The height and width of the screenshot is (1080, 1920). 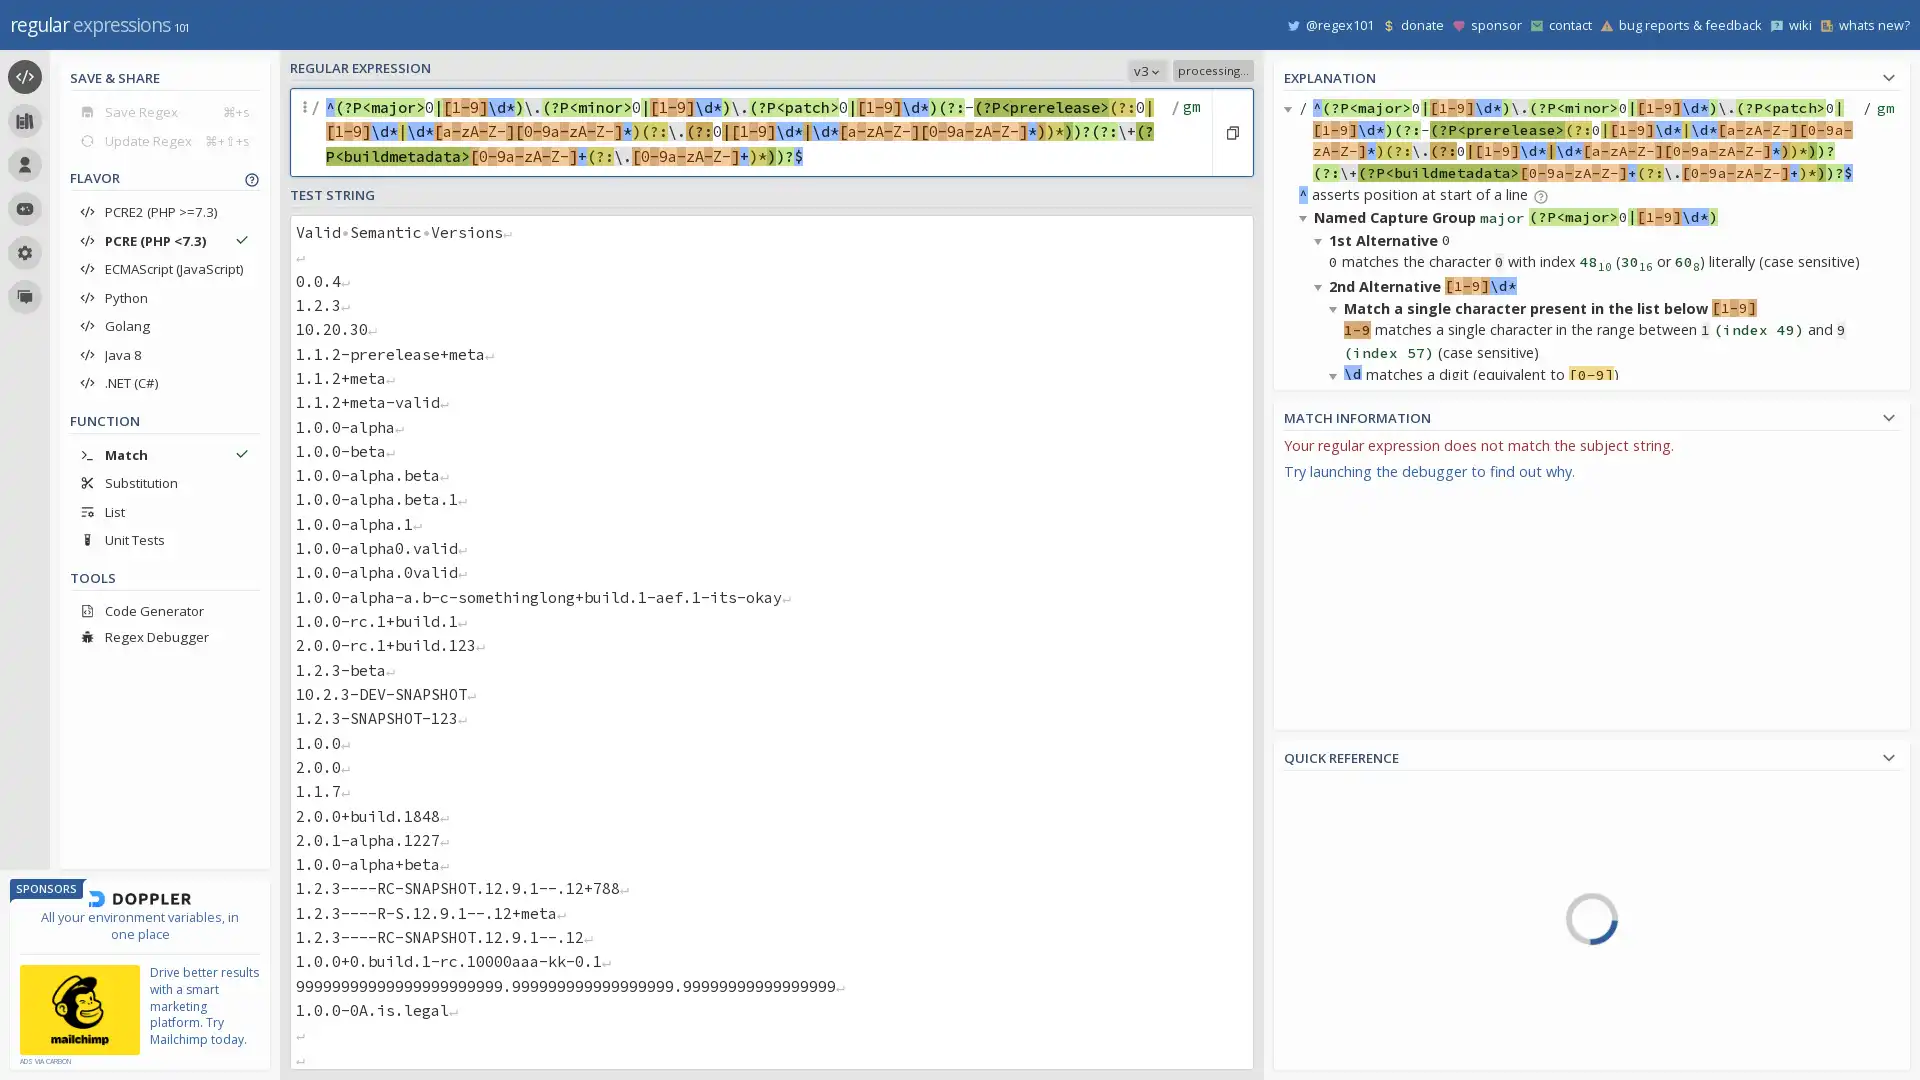 I want to click on Copy to clipboard, so click(x=1231, y=132).